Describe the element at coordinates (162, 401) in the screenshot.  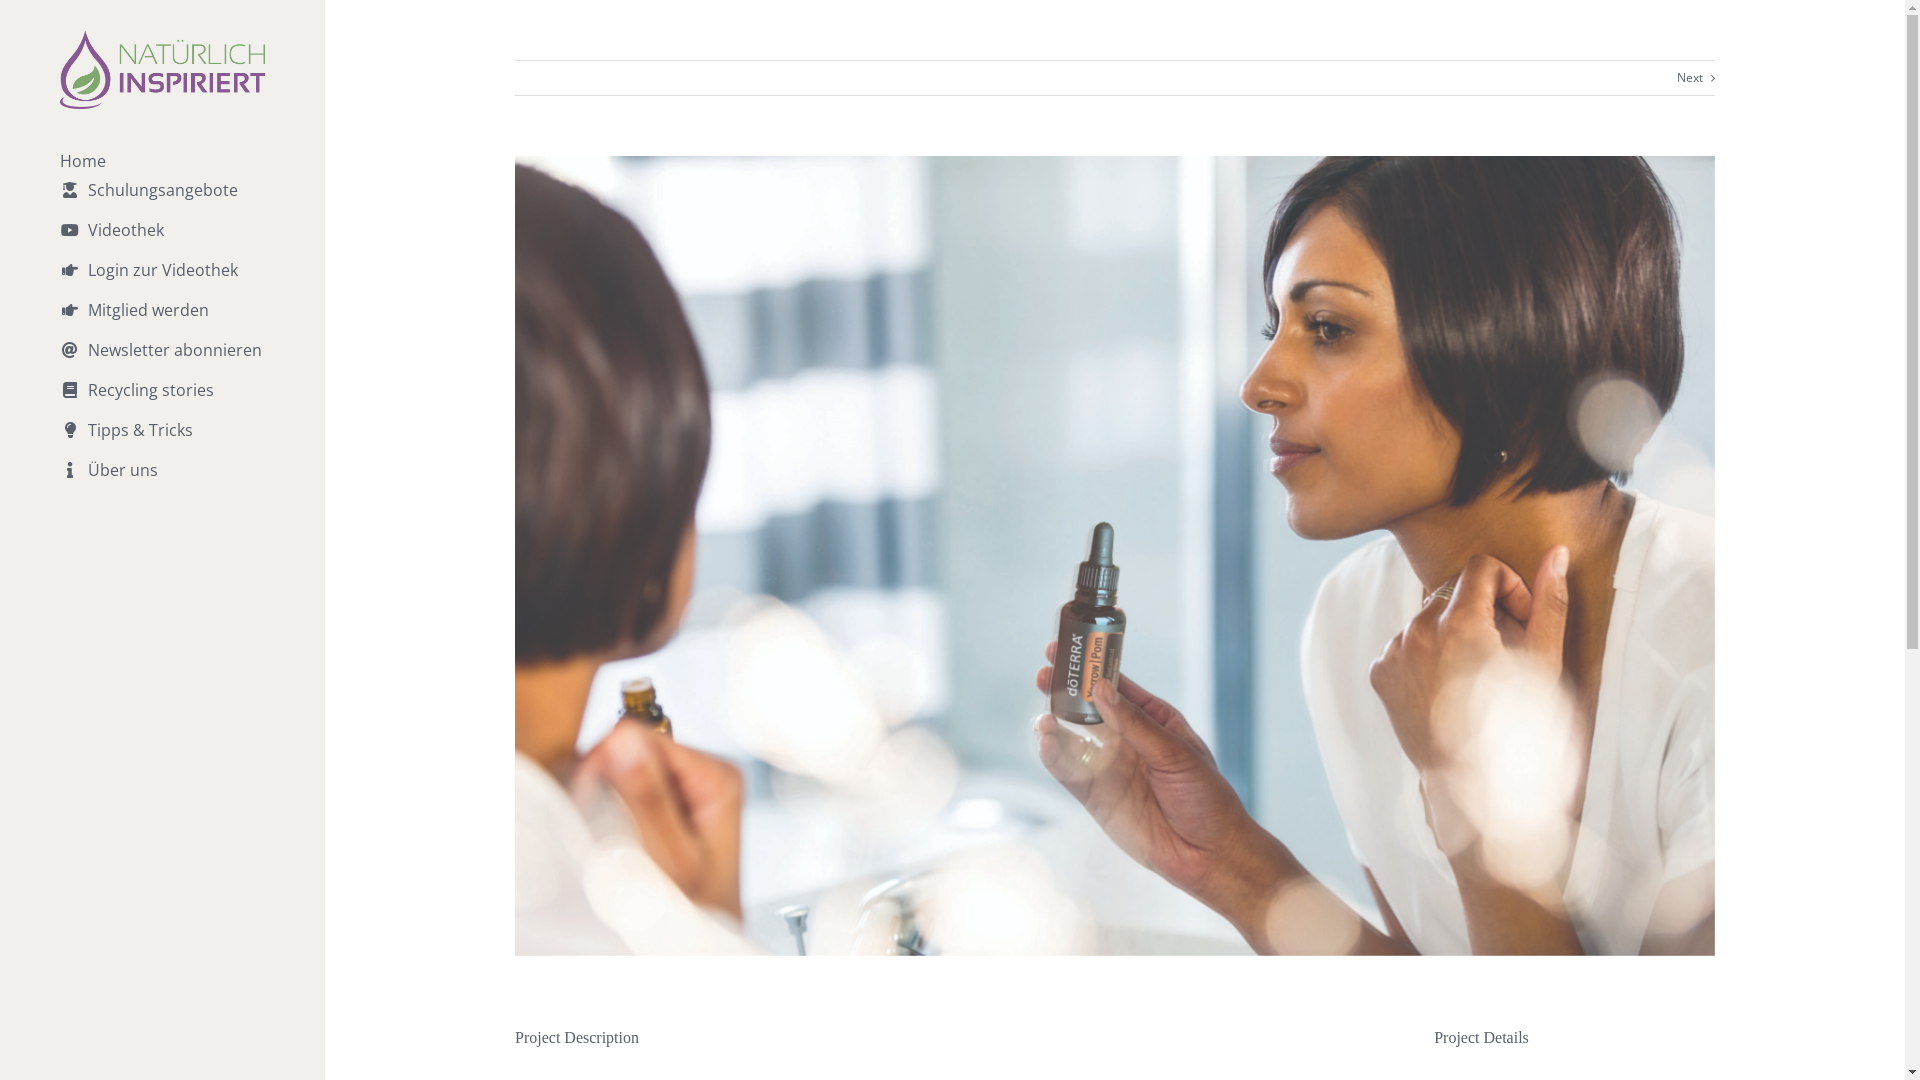
I see `'Recycling stories'` at that location.